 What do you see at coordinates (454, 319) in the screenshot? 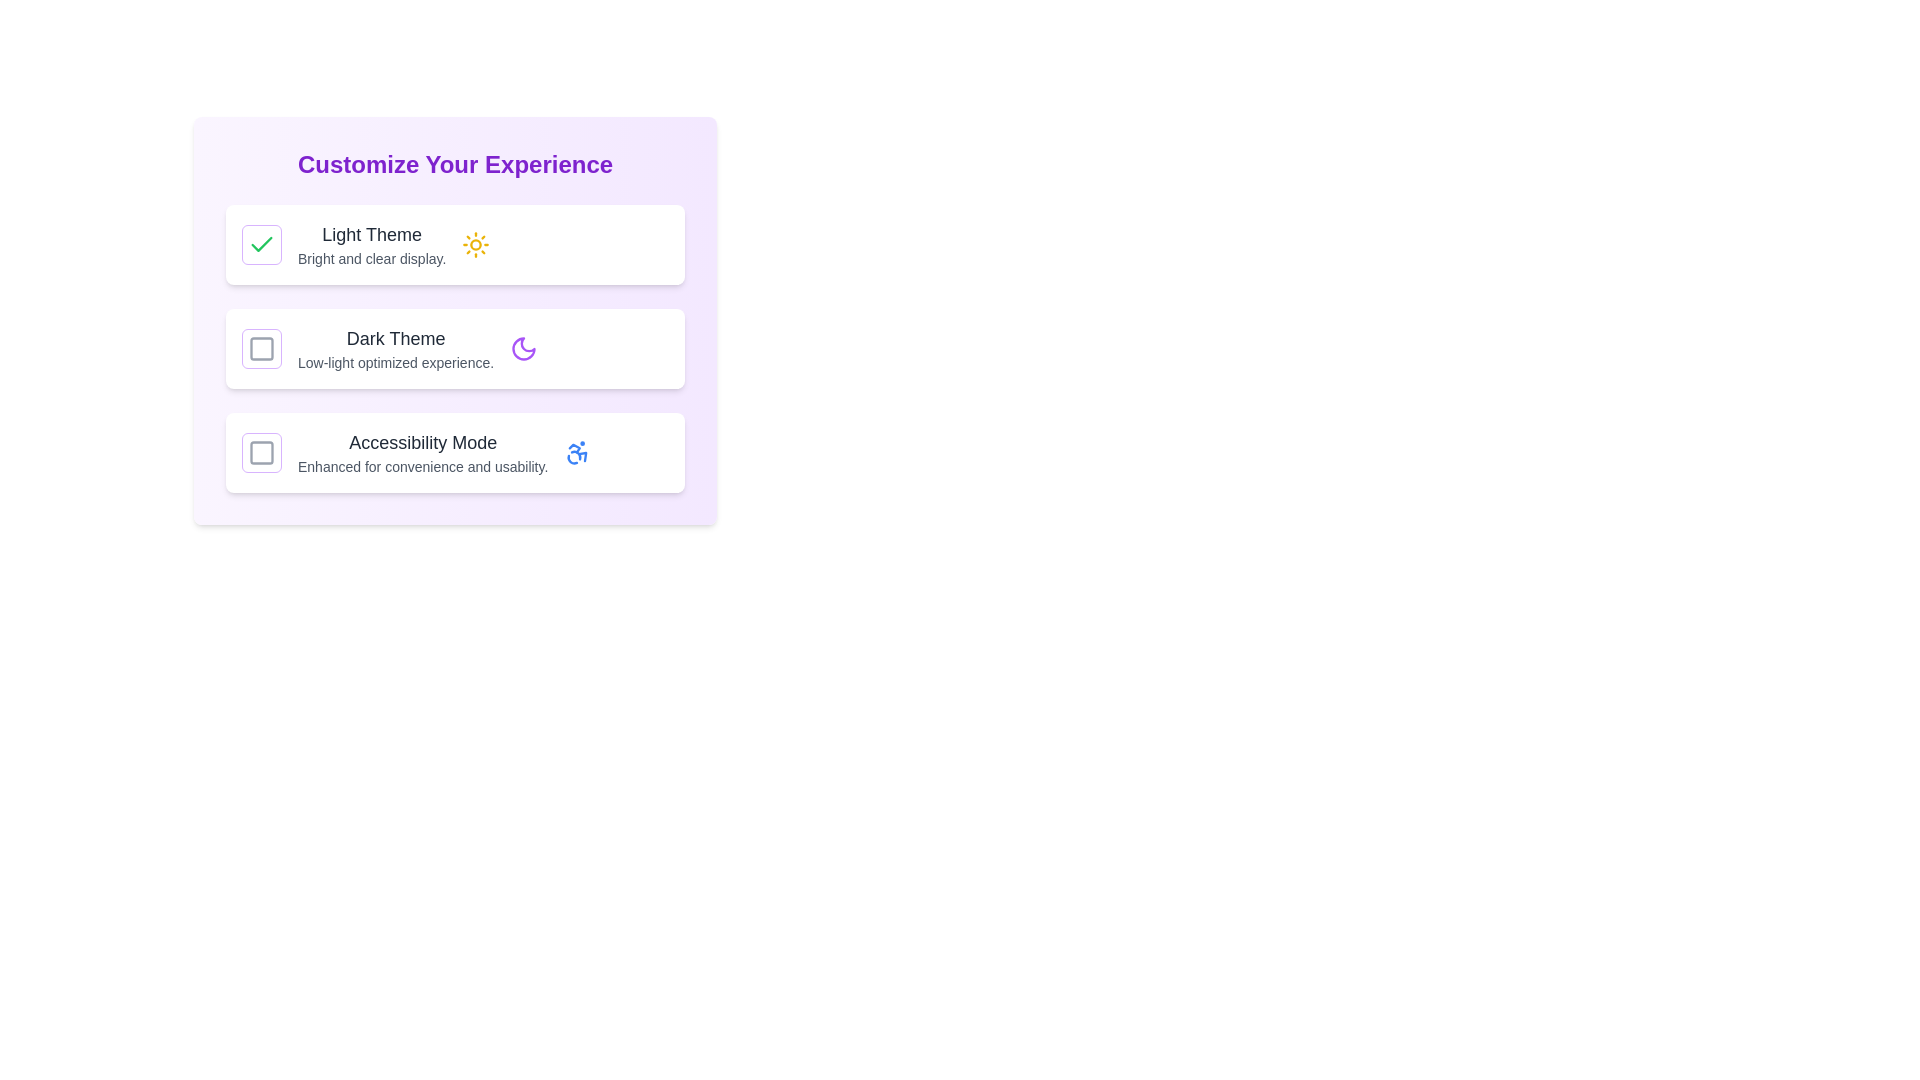
I see `the checkbox for the 'Dark Theme' option` at bounding box center [454, 319].